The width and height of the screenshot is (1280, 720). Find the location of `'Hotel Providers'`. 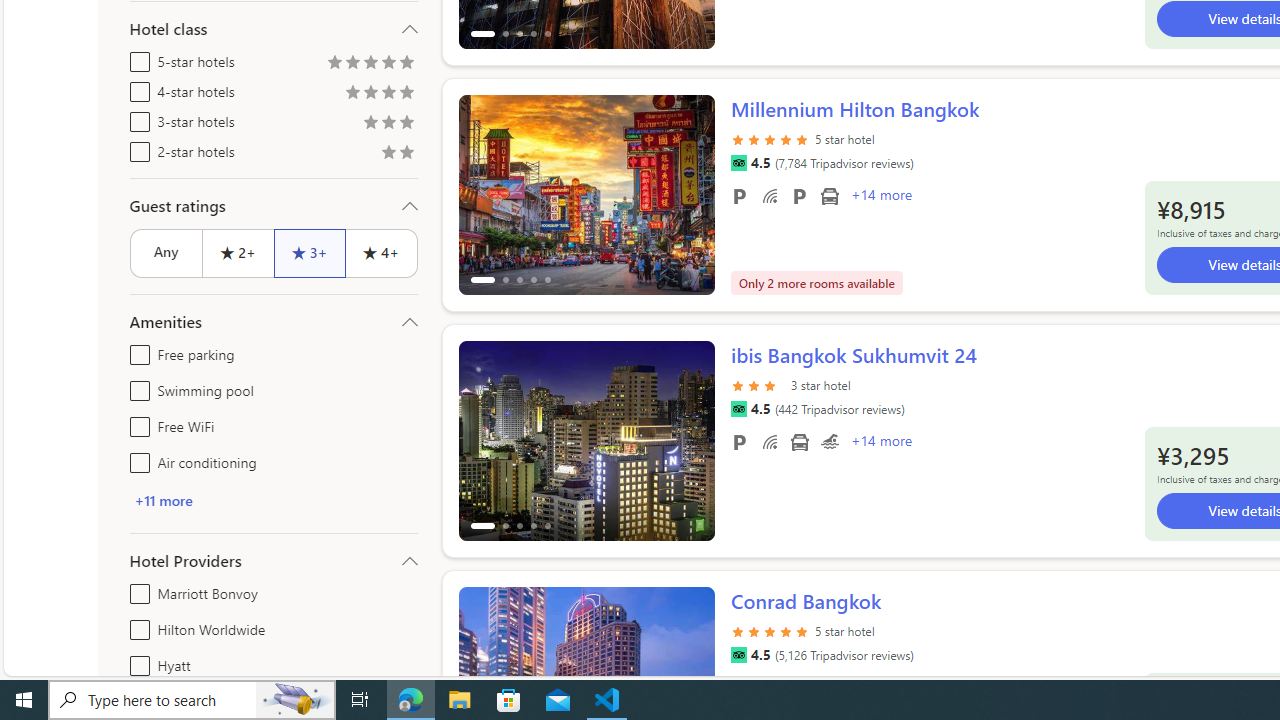

'Hotel Providers' is located at coordinates (272, 560).